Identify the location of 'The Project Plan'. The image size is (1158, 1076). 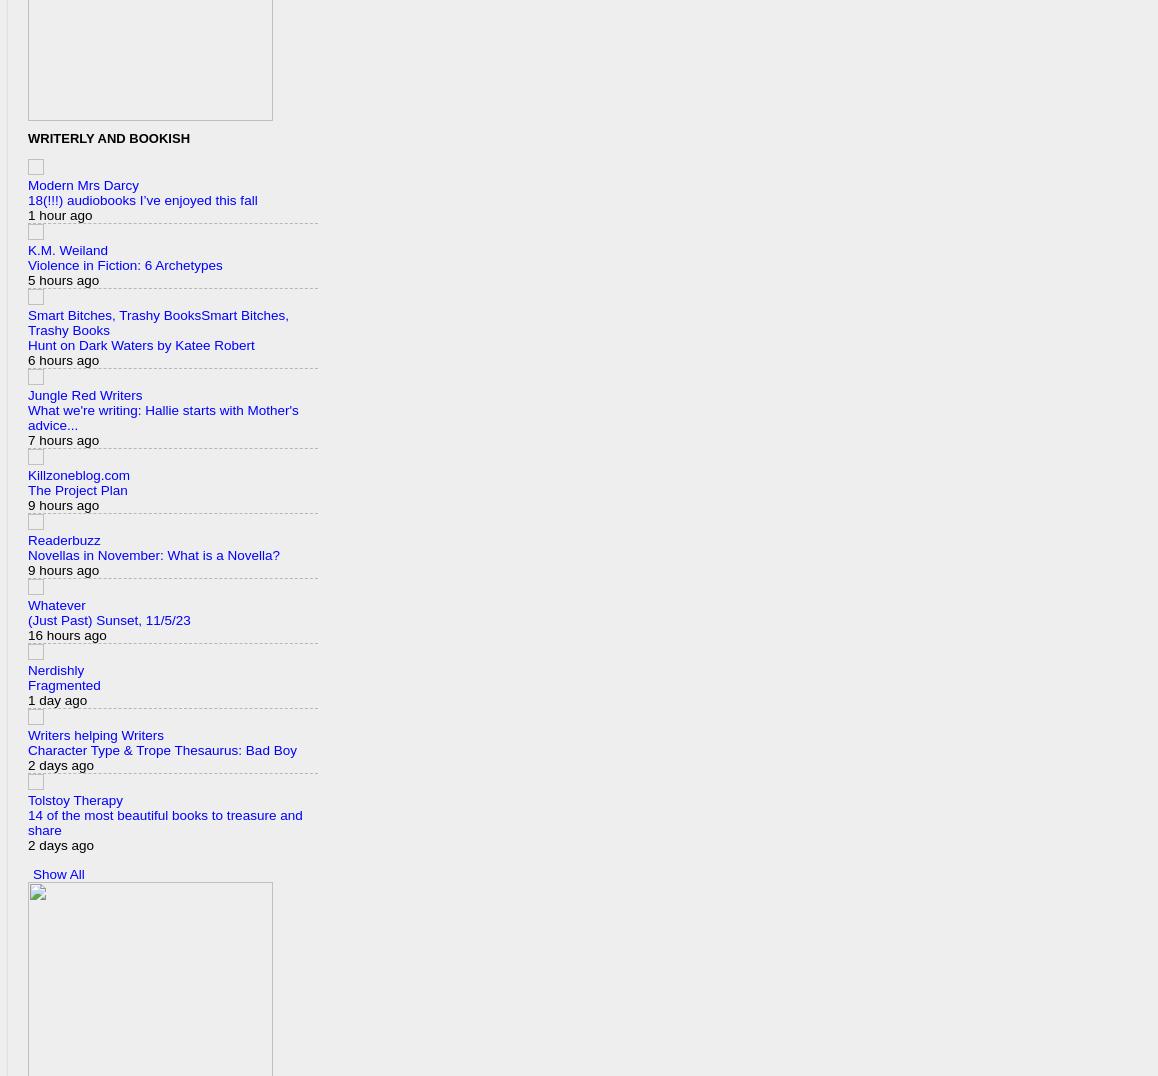
(77, 489).